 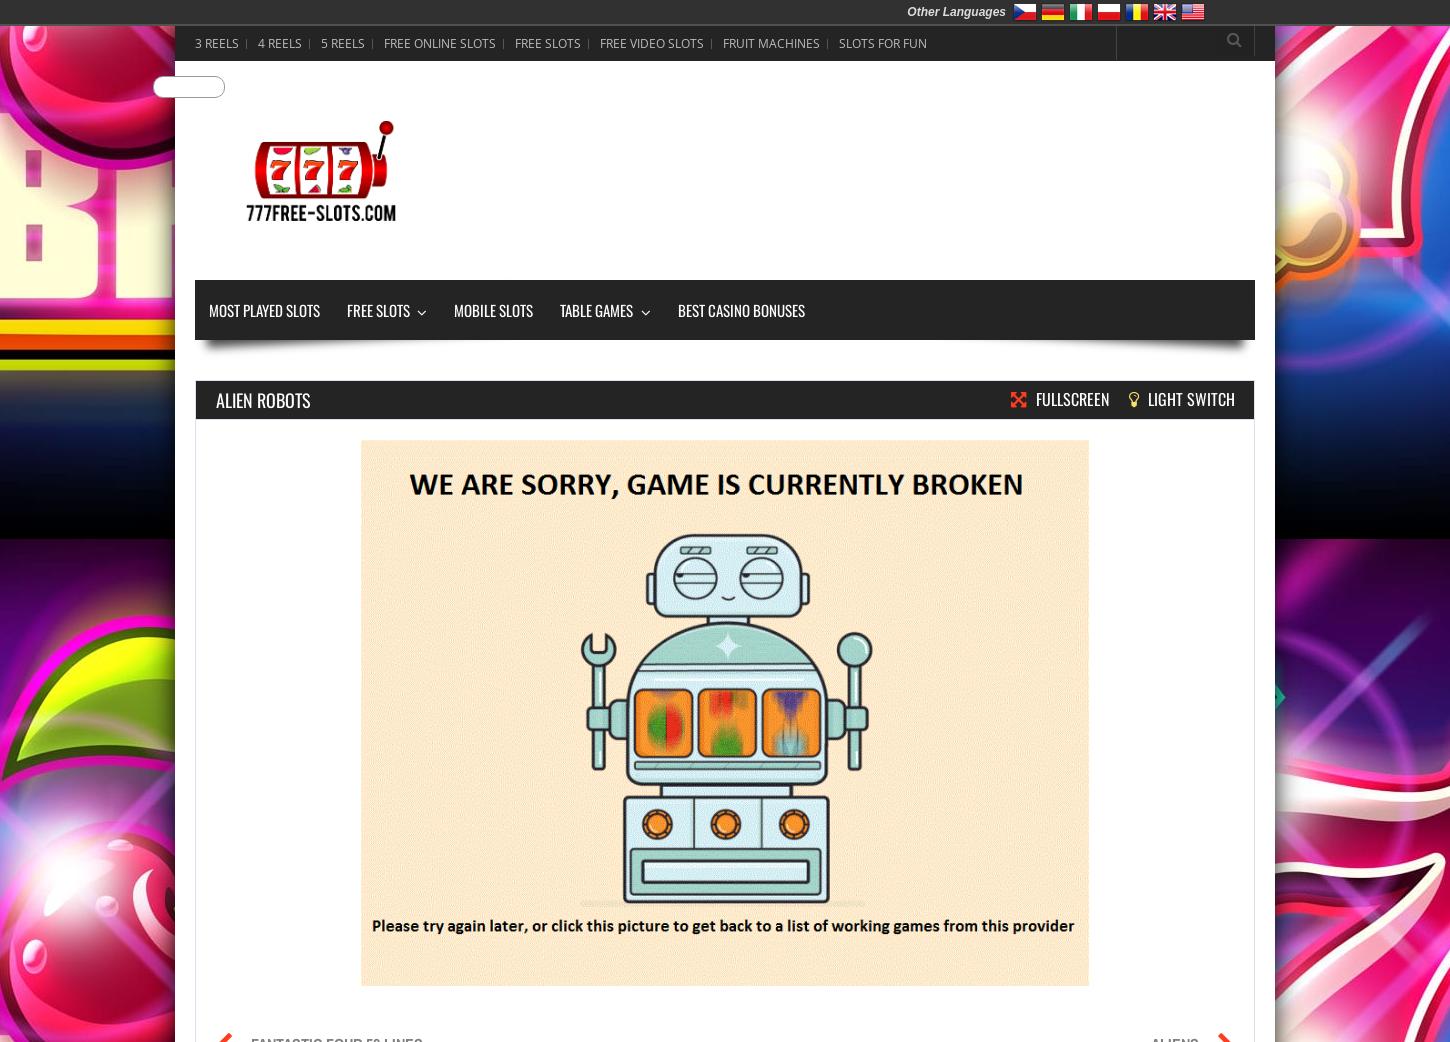 What do you see at coordinates (1188, 397) in the screenshot?
I see `'Light Switch'` at bounding box center [1188, 397].